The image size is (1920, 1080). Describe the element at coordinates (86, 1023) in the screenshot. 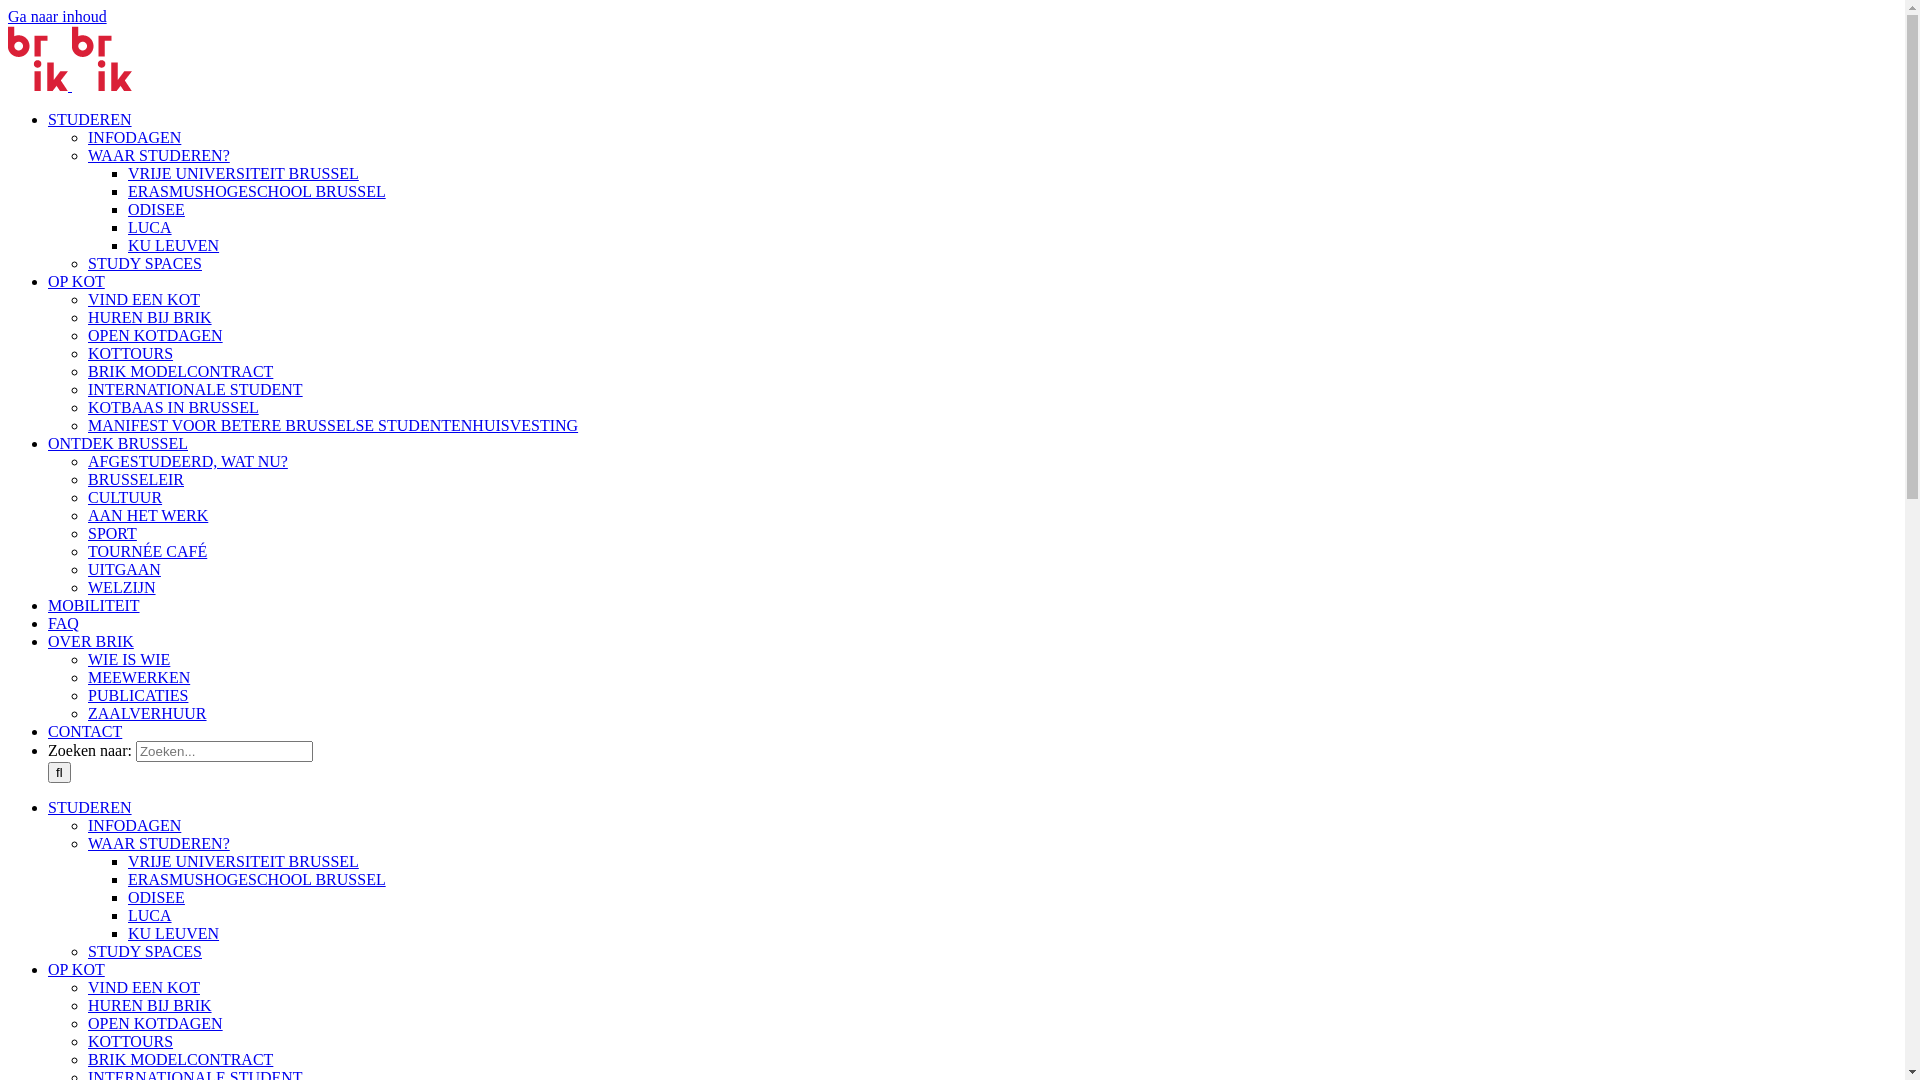

I see `'OPEN KOTDAGEN'` at that location.